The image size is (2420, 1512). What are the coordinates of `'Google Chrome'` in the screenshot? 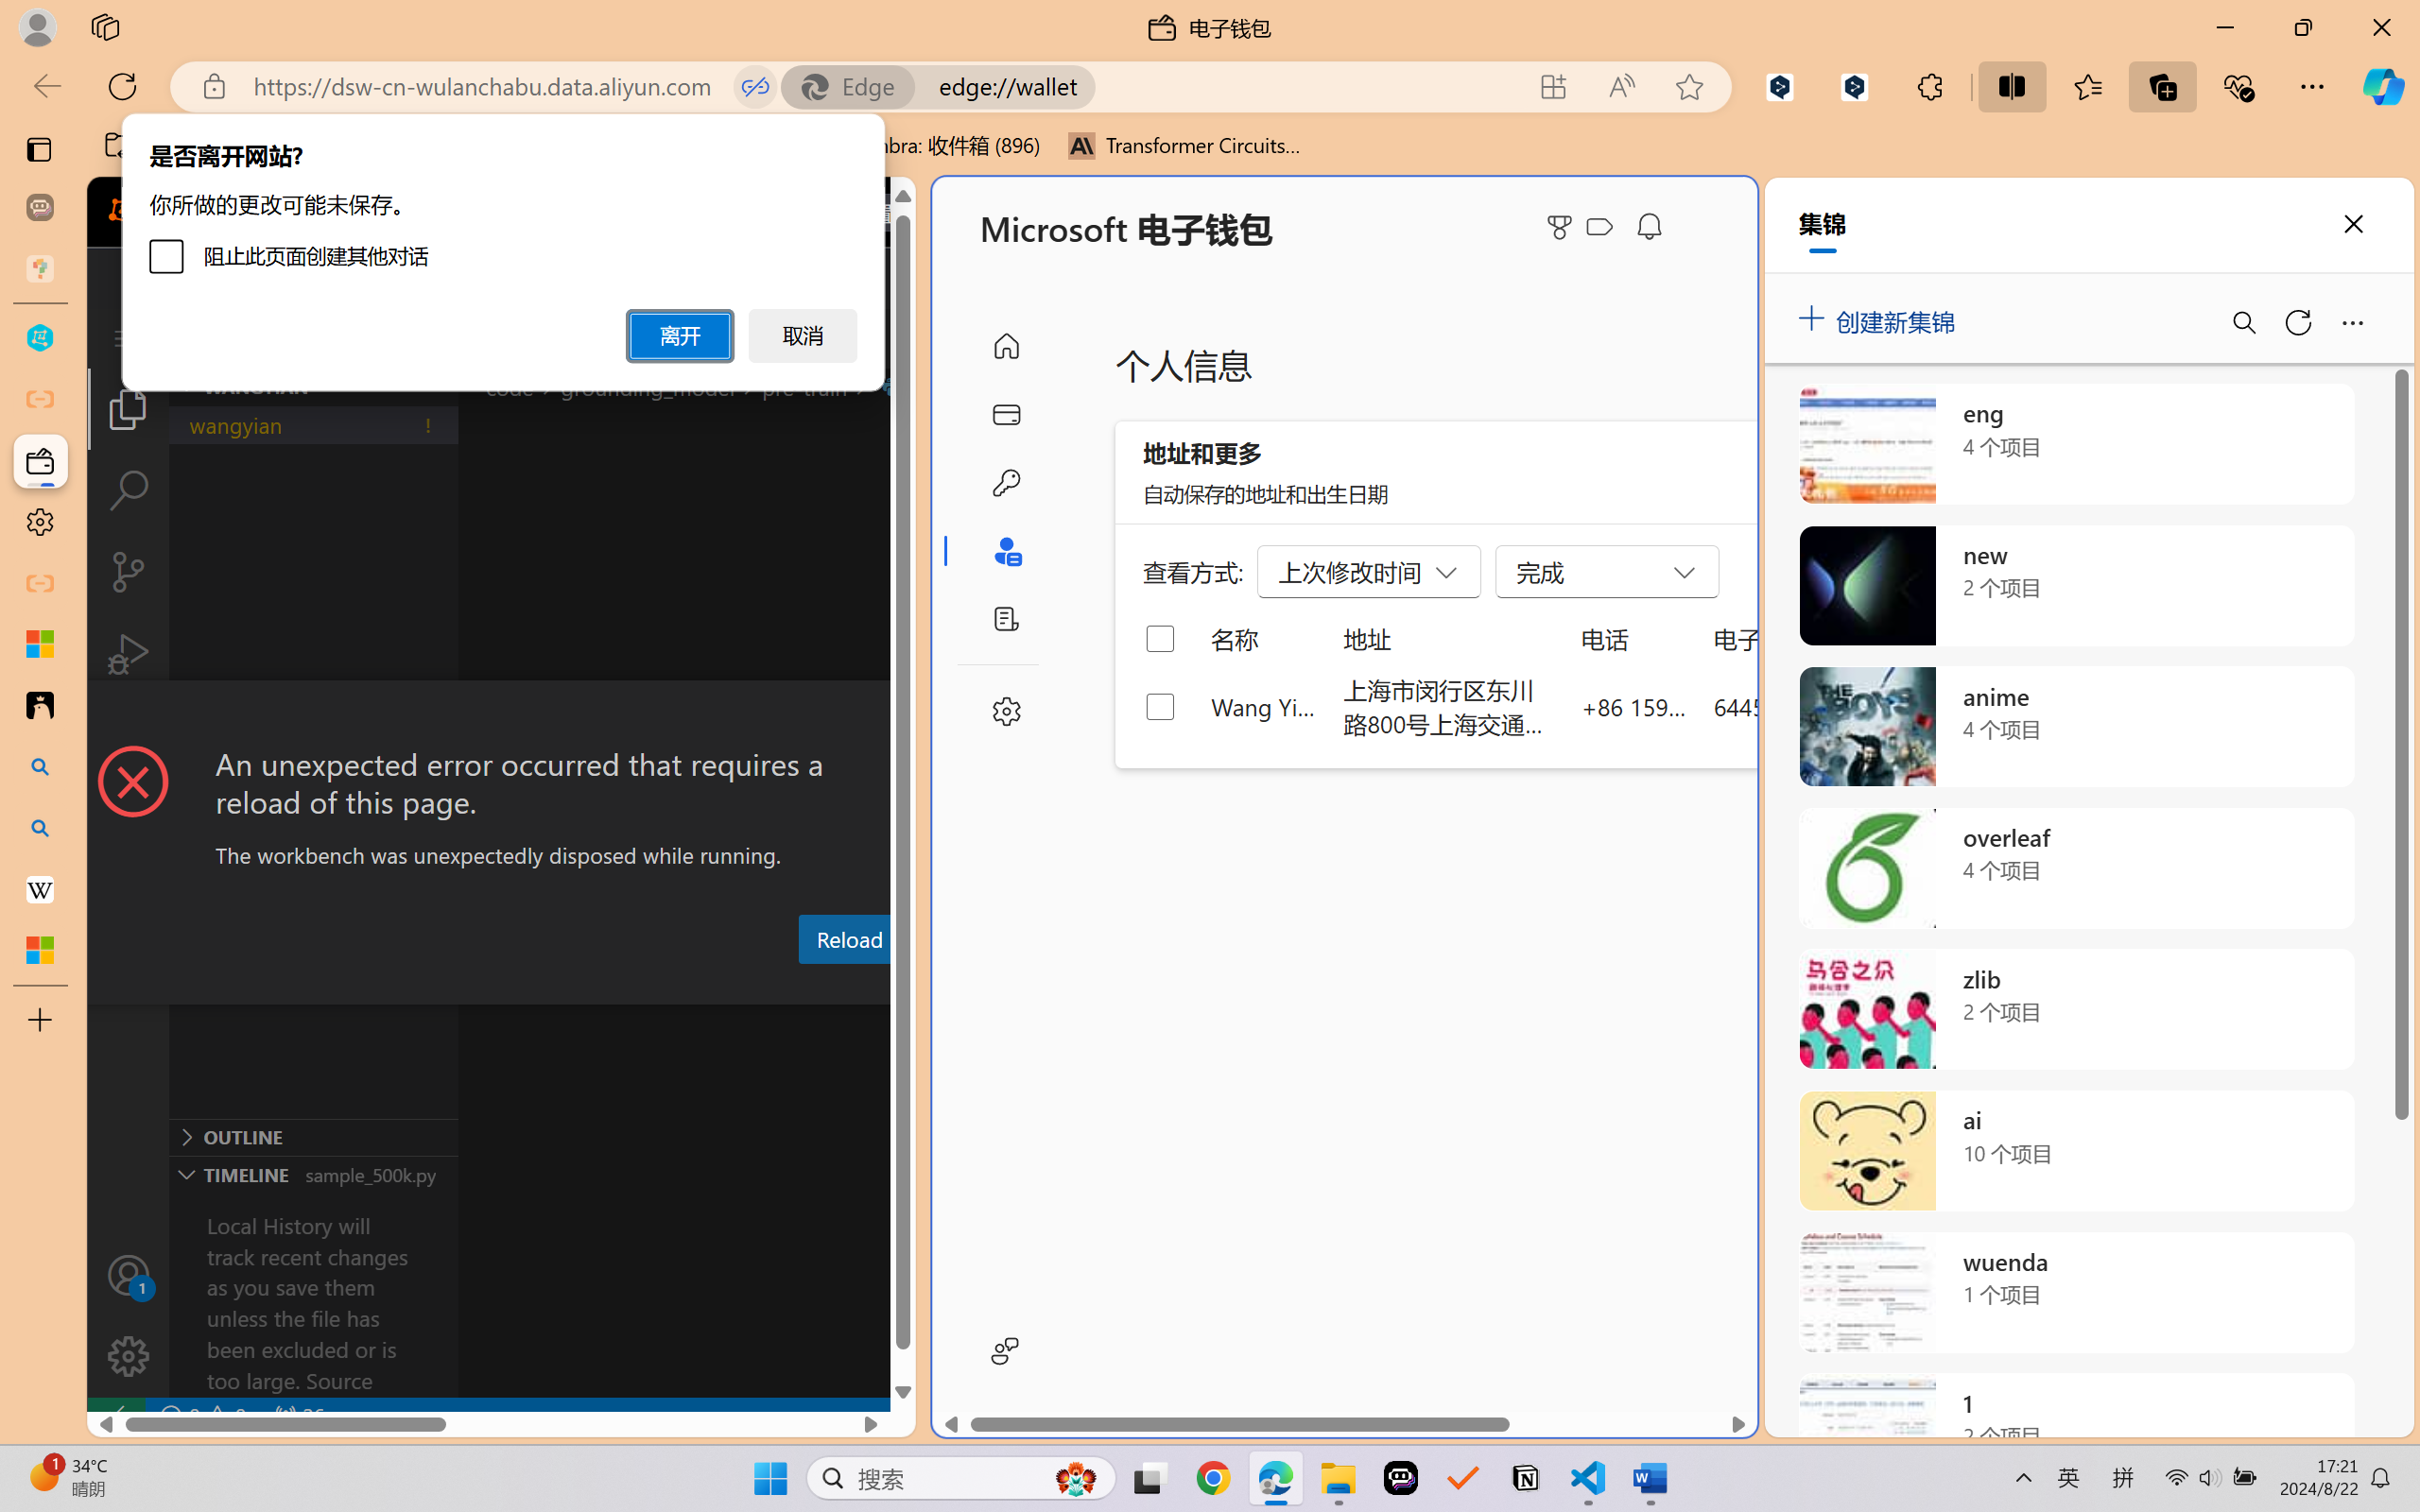 It's located at (1213, 1478).